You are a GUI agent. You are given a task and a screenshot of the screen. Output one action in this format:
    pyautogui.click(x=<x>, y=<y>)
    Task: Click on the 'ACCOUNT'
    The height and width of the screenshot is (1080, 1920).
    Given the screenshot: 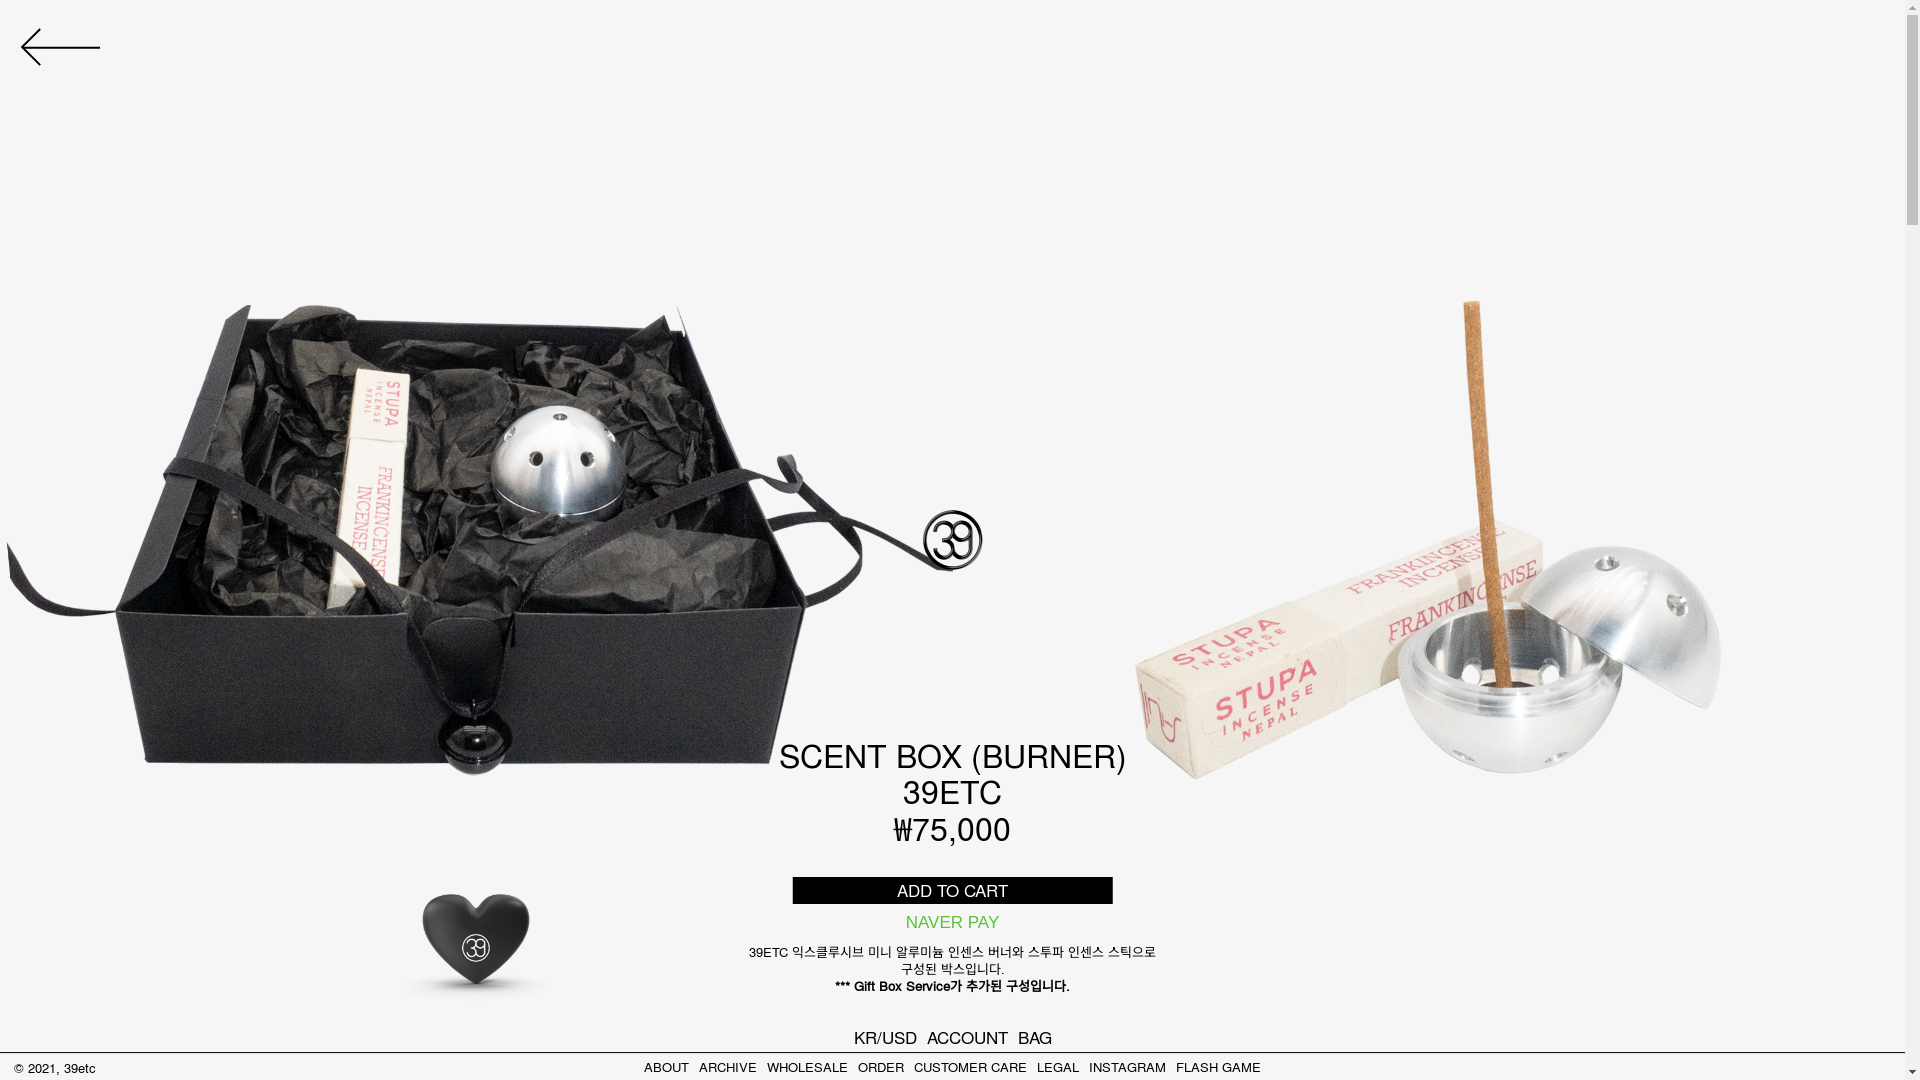 What is the action you would take?
    pyautogui.click(x=925, y=1035)
    